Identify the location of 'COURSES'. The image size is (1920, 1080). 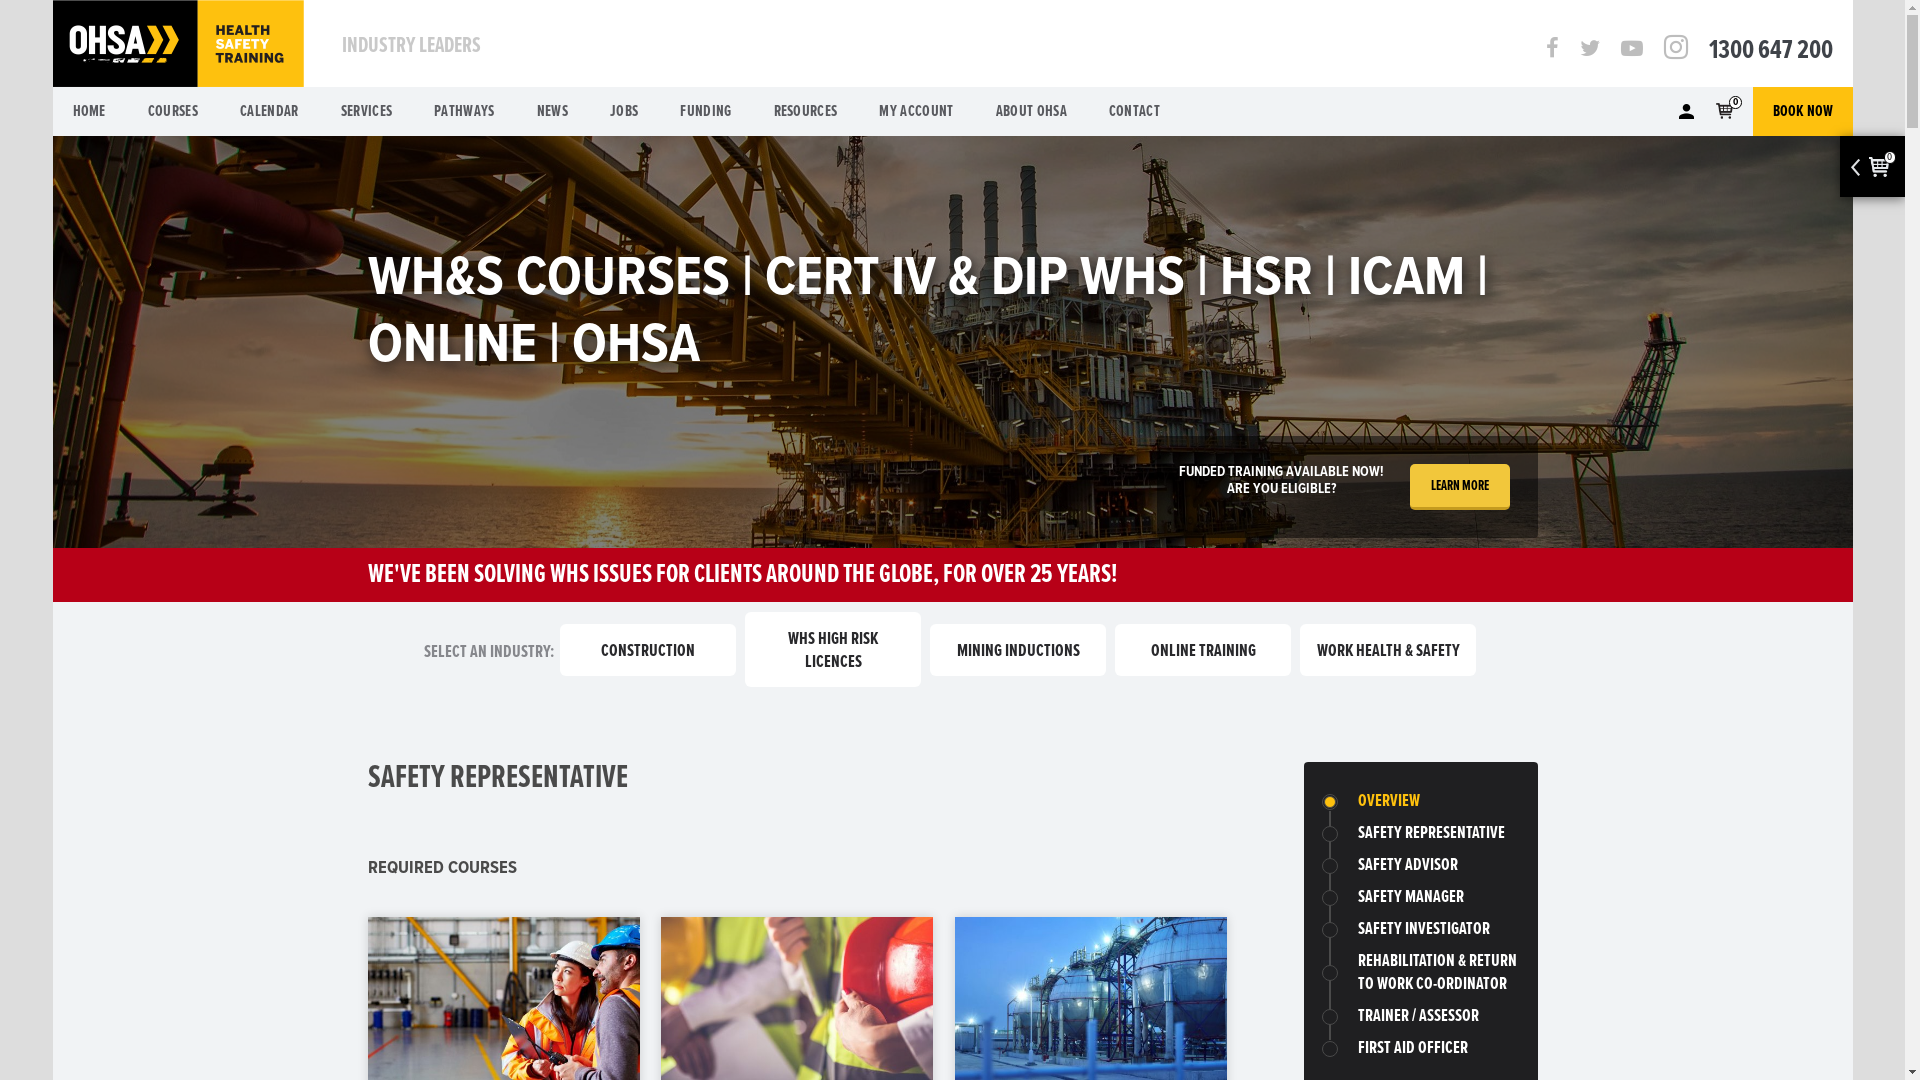
(147, 111).